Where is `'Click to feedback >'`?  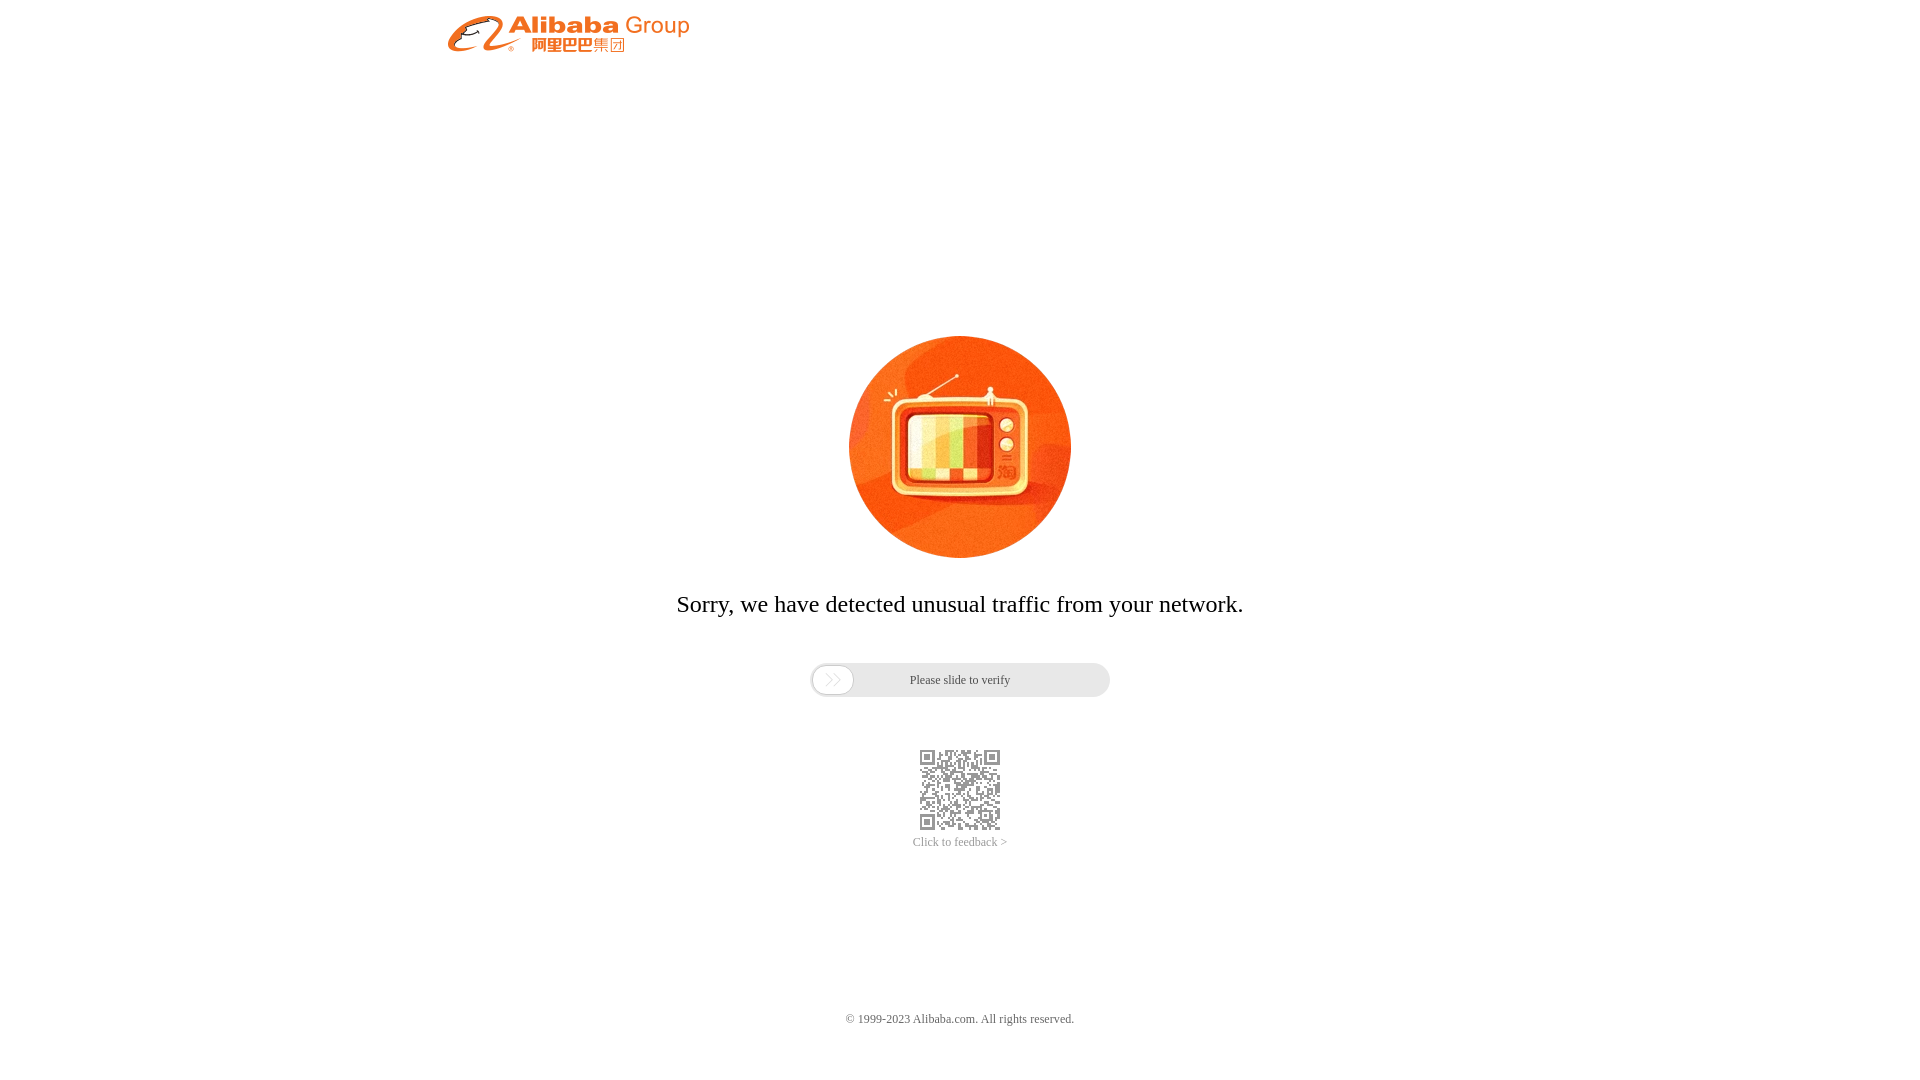 'Click to feedback >' is located at coordinates (911, 842).